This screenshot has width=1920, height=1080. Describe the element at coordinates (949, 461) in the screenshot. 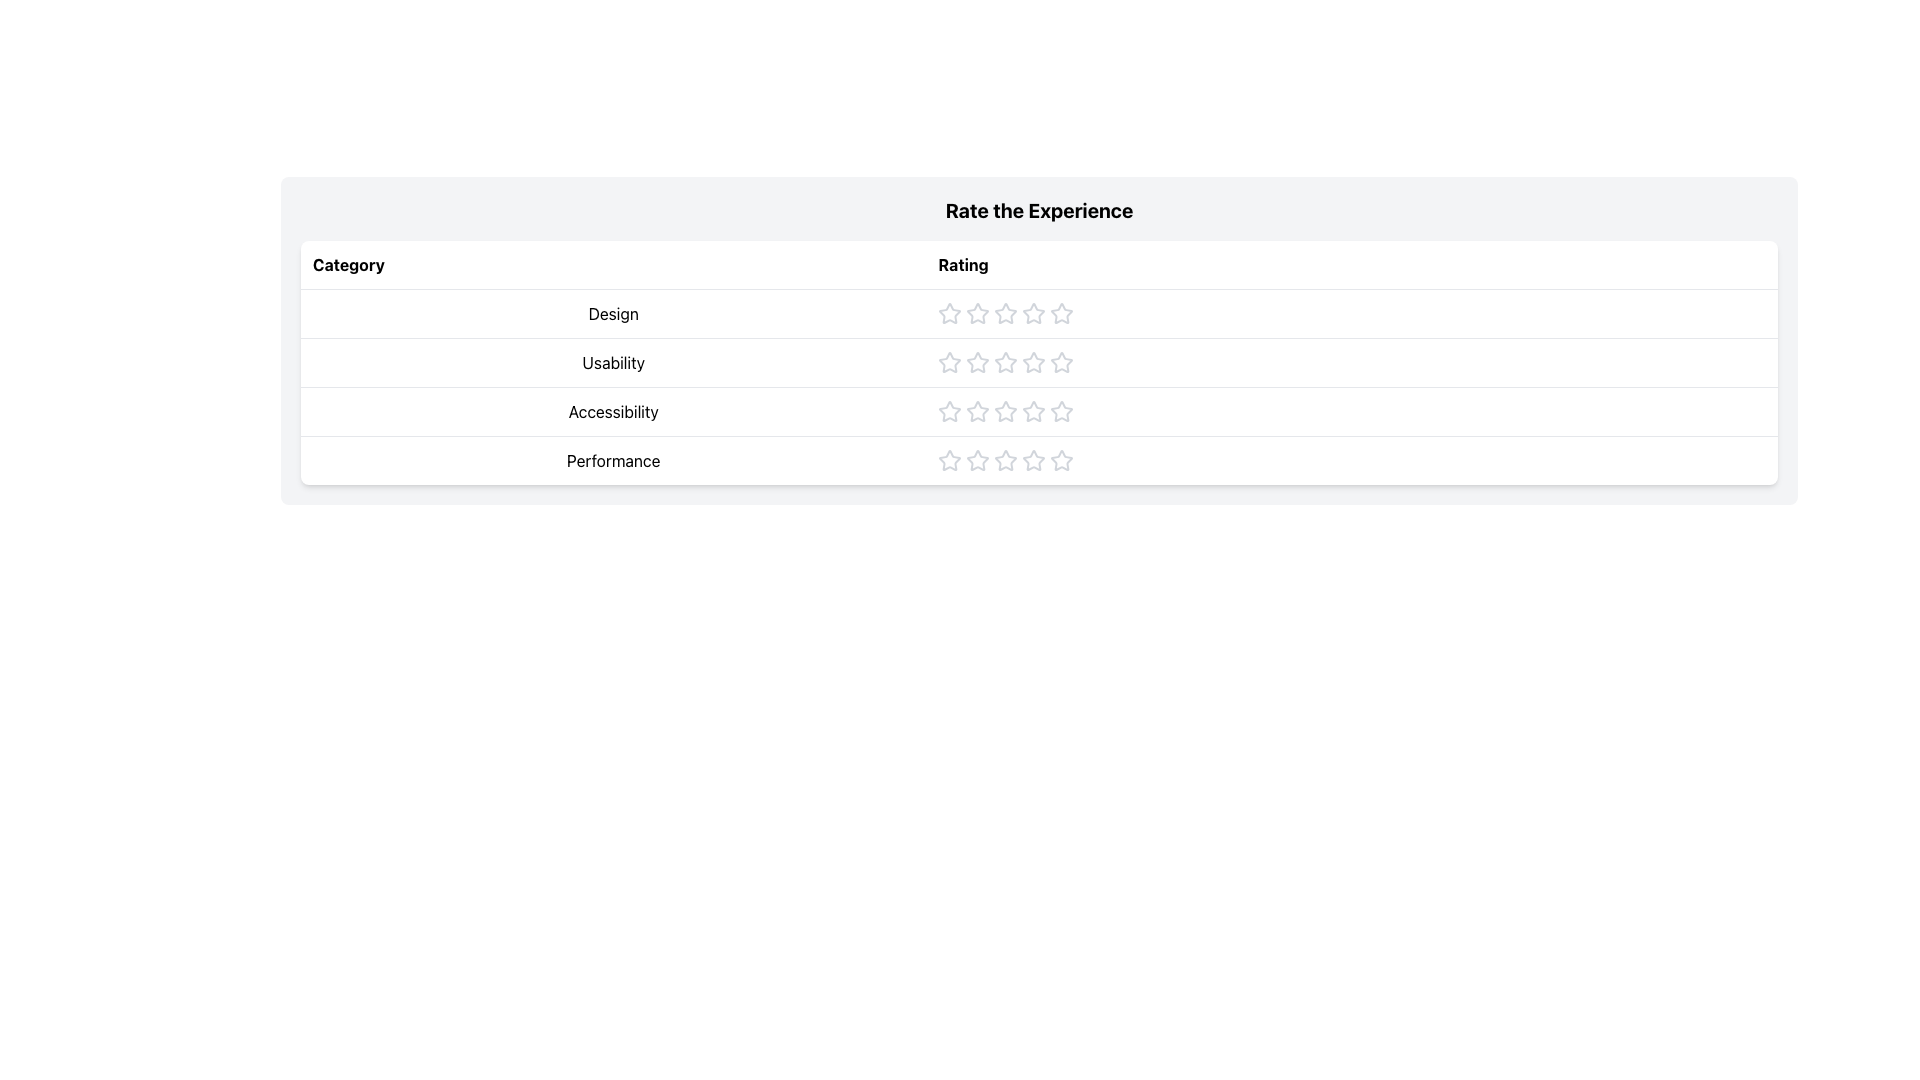

I see `the first star-shaped icon in the 'Performance' category rating system` at that location.